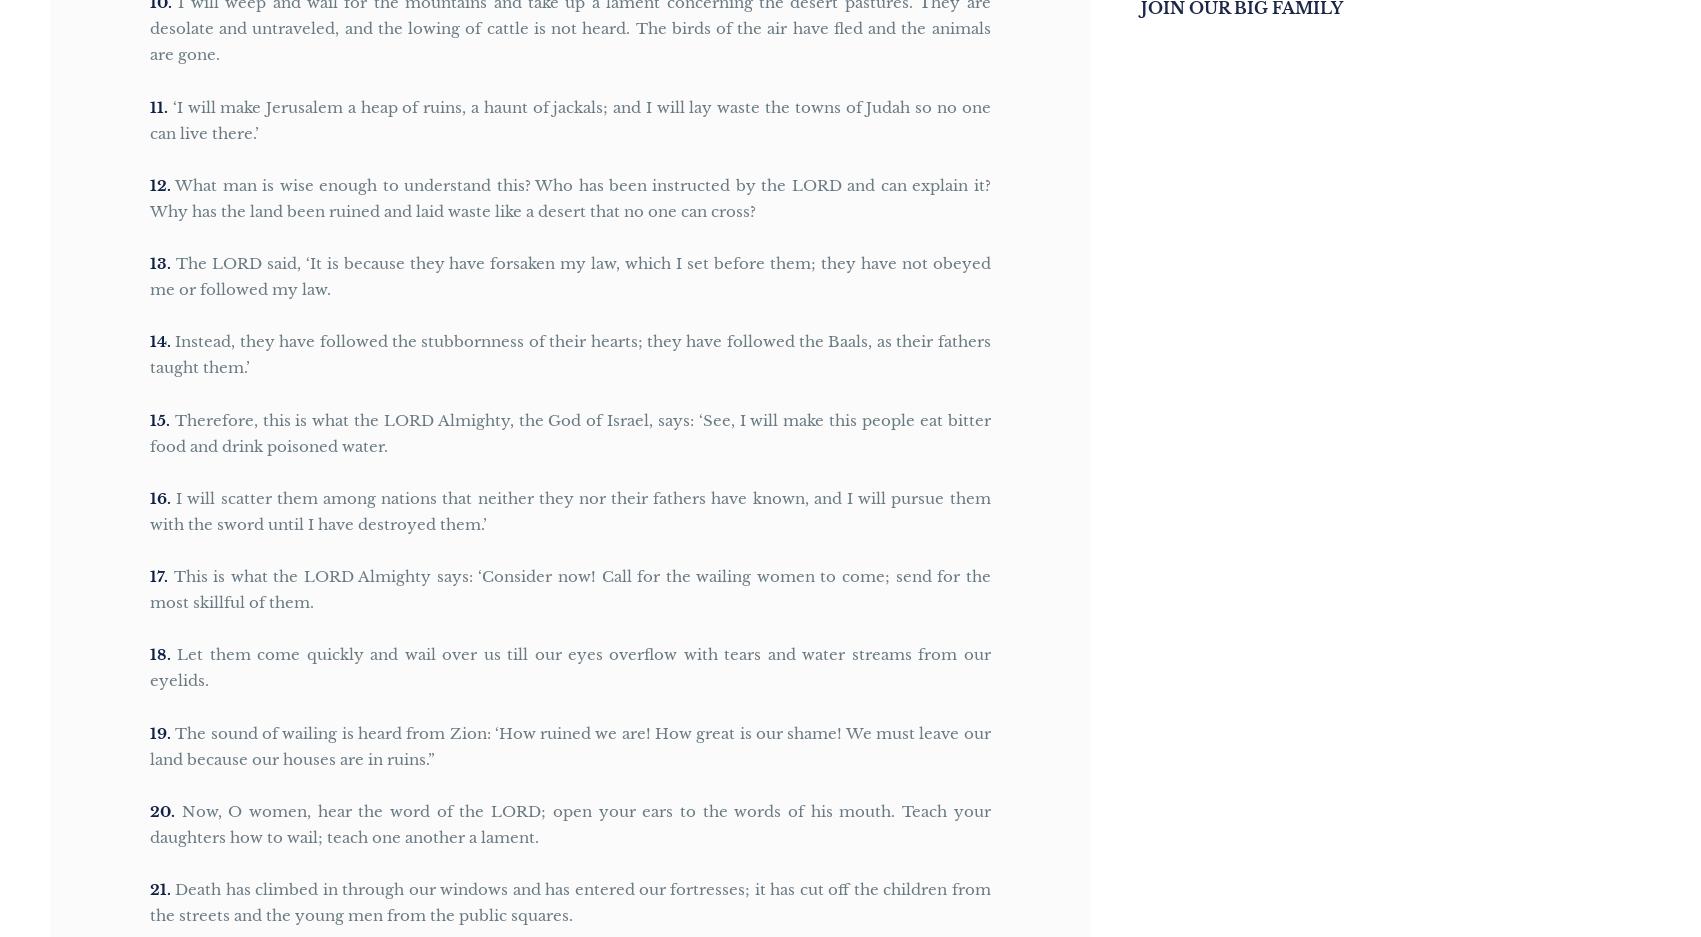  What do you see at coordinates (157, 341) in the screenshot?
I see `'14'` at bounding box center [157, 341].